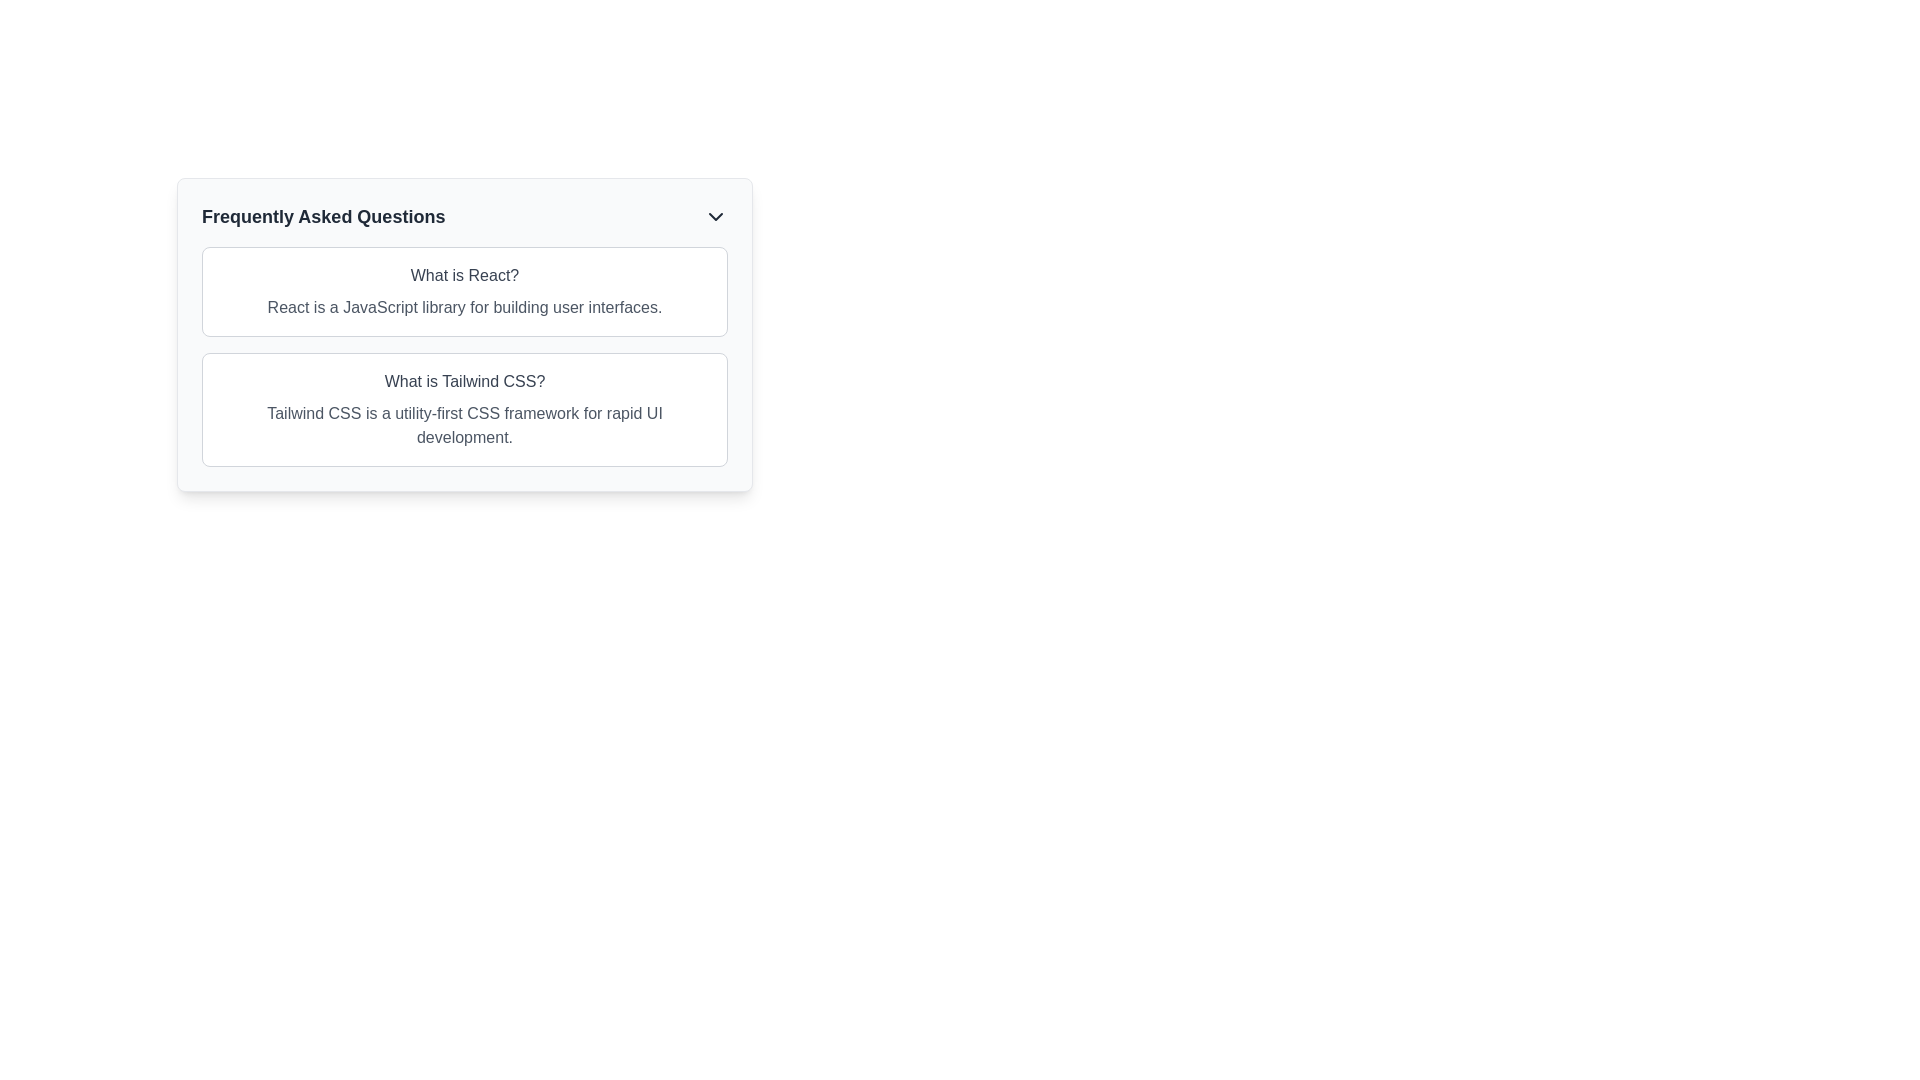 This screenshot has width=1920, height=1080. I want to click on text displayed in the Text Header that says 'What is React?' which is a bold, gray-colored heading of a FAQ card, so click(464, 276).